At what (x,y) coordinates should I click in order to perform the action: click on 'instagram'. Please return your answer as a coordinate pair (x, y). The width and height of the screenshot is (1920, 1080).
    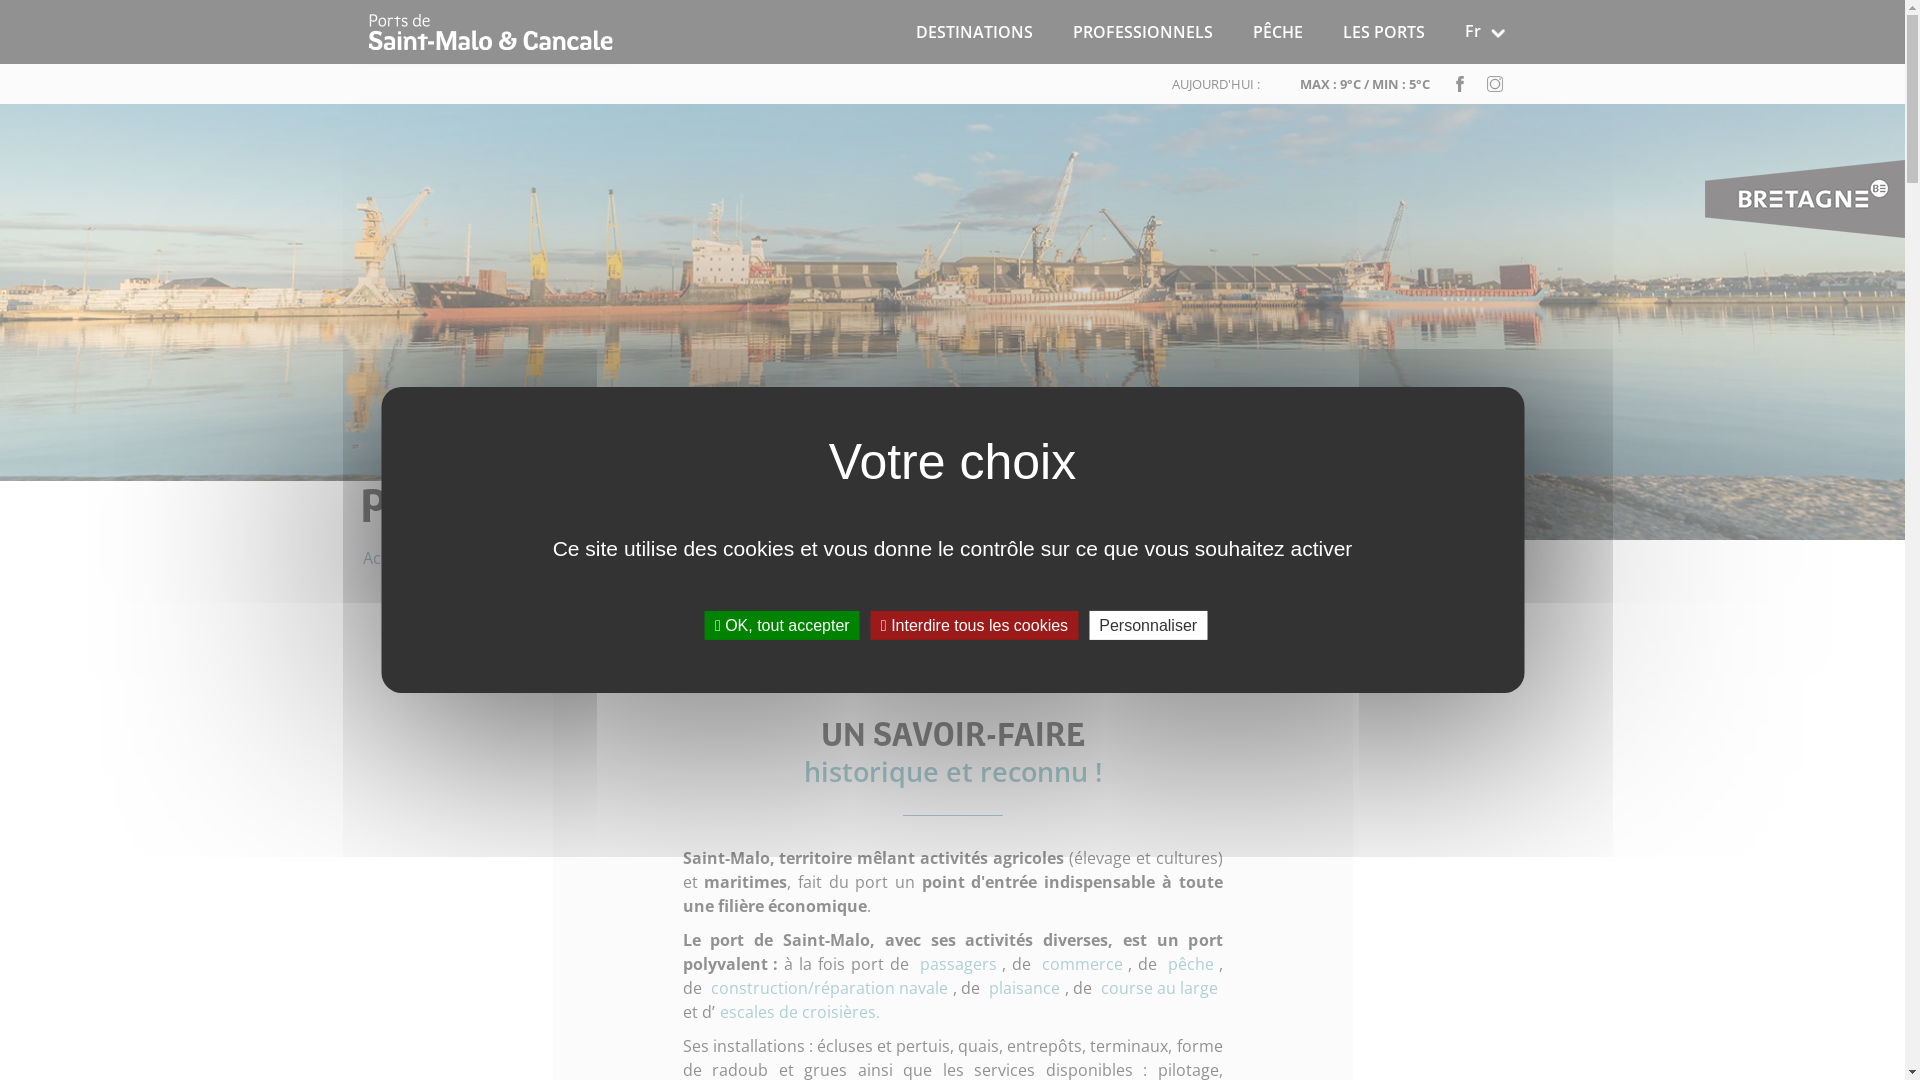
    Looking at the image, I should click on (1494, 83).